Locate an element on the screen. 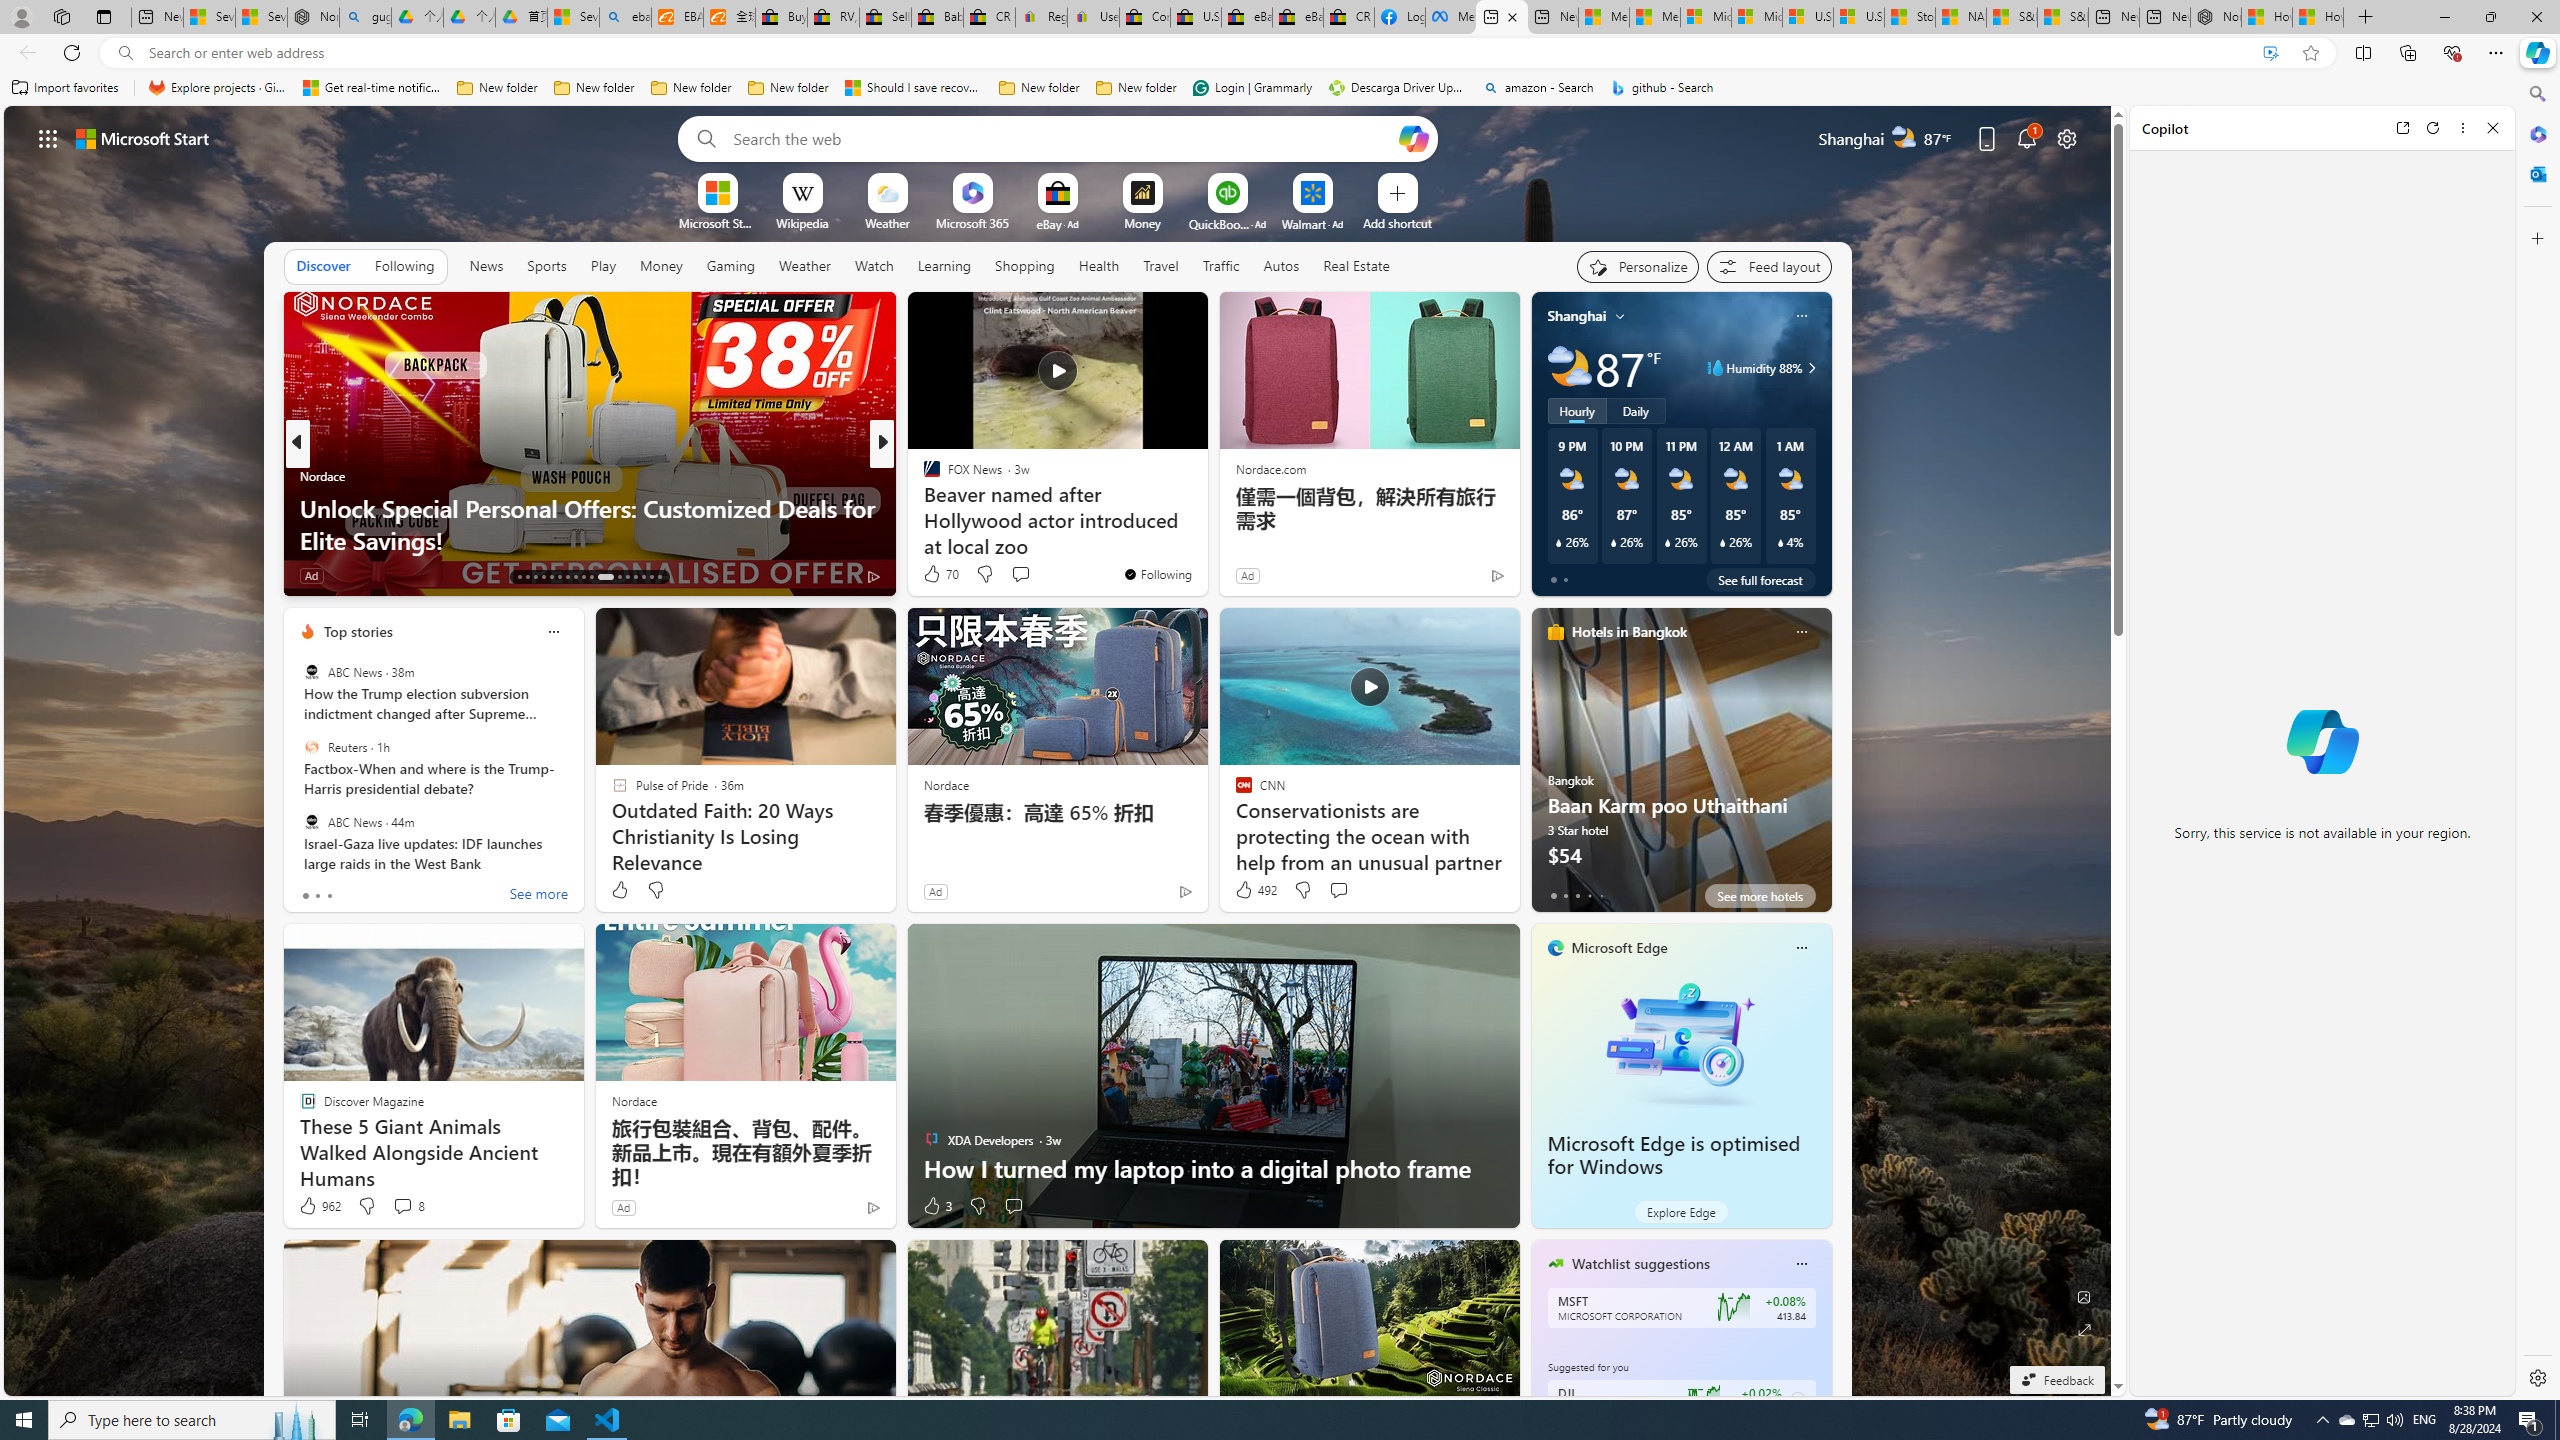 The width and height of the screenshot is (2560, 1440). 'Minimize' is located at coordinates (2443, 16).